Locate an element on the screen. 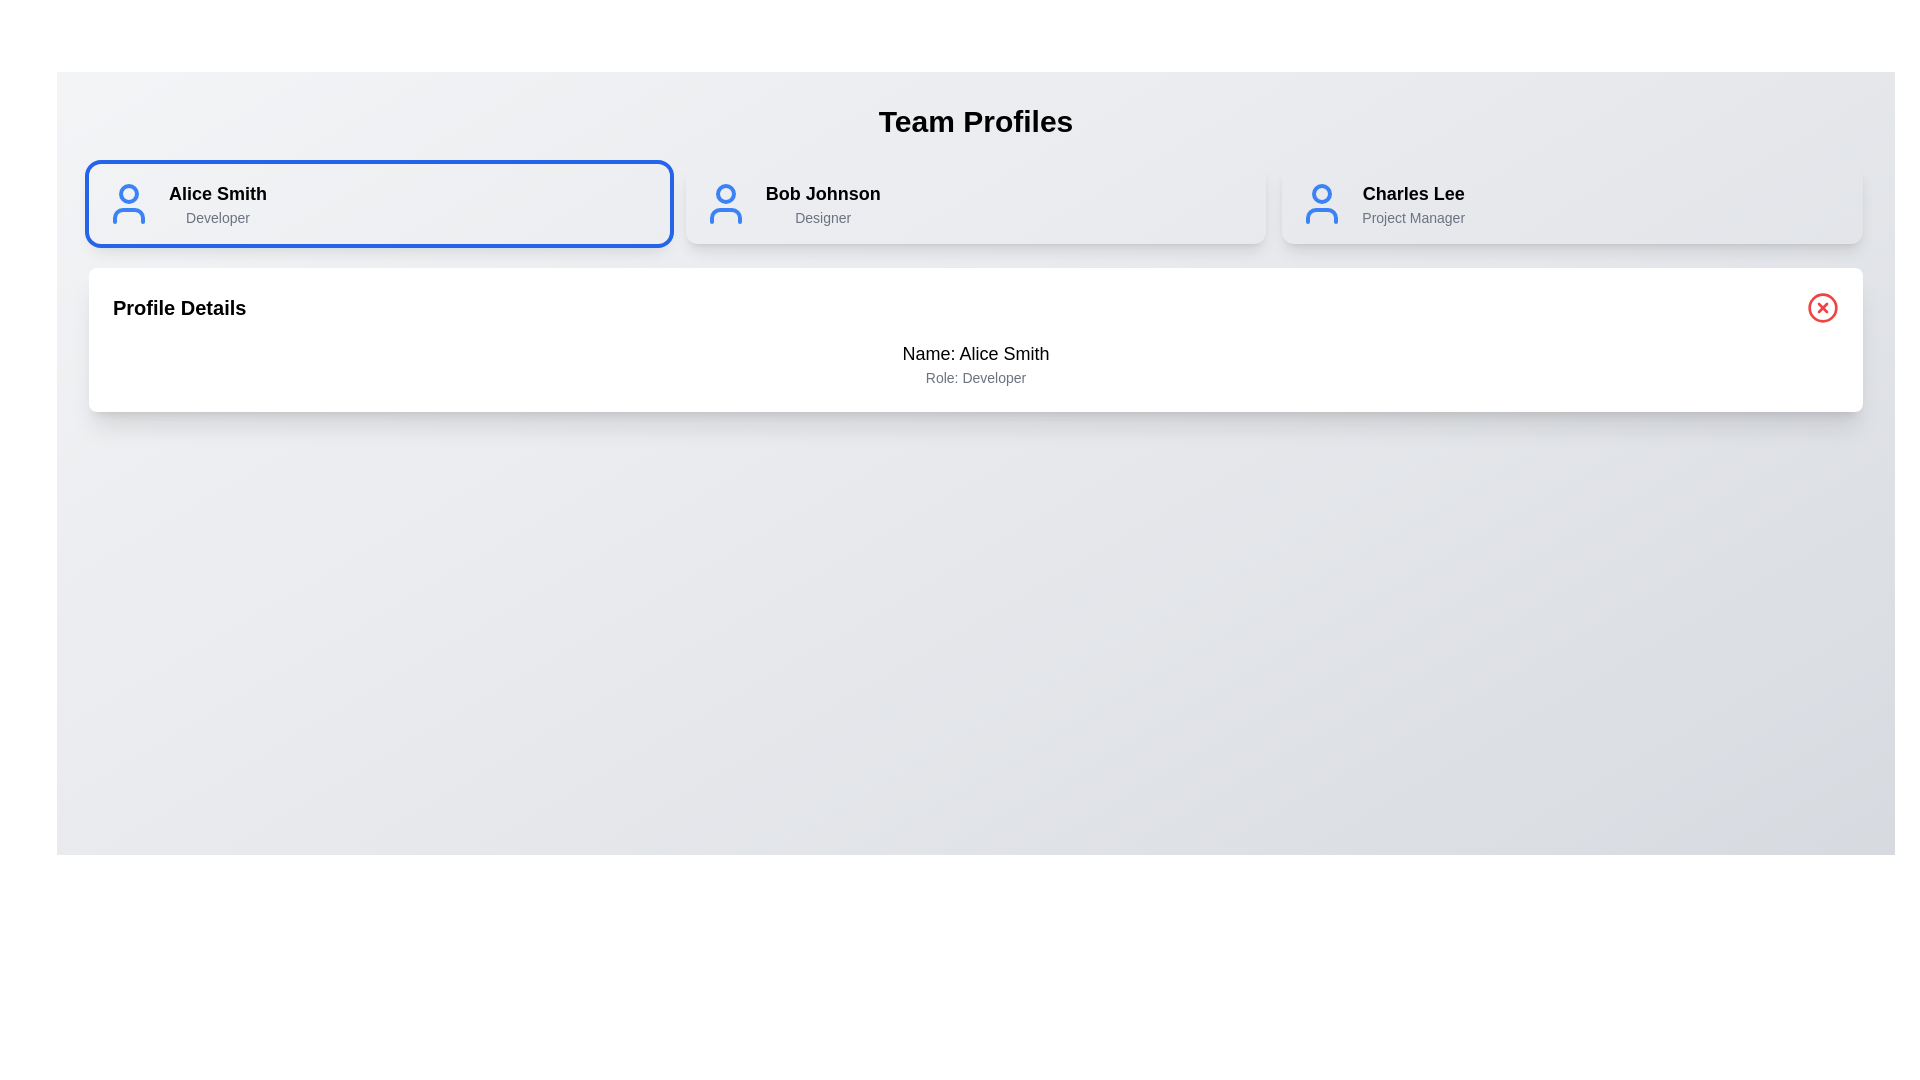 Image resolution: width=1920 pixels, height=1080 pixels. the Information Card that presents details about Charles Lee, the Project Manager, located as the third card in a horizontal grid layout is located at coordinates (1571, 204).